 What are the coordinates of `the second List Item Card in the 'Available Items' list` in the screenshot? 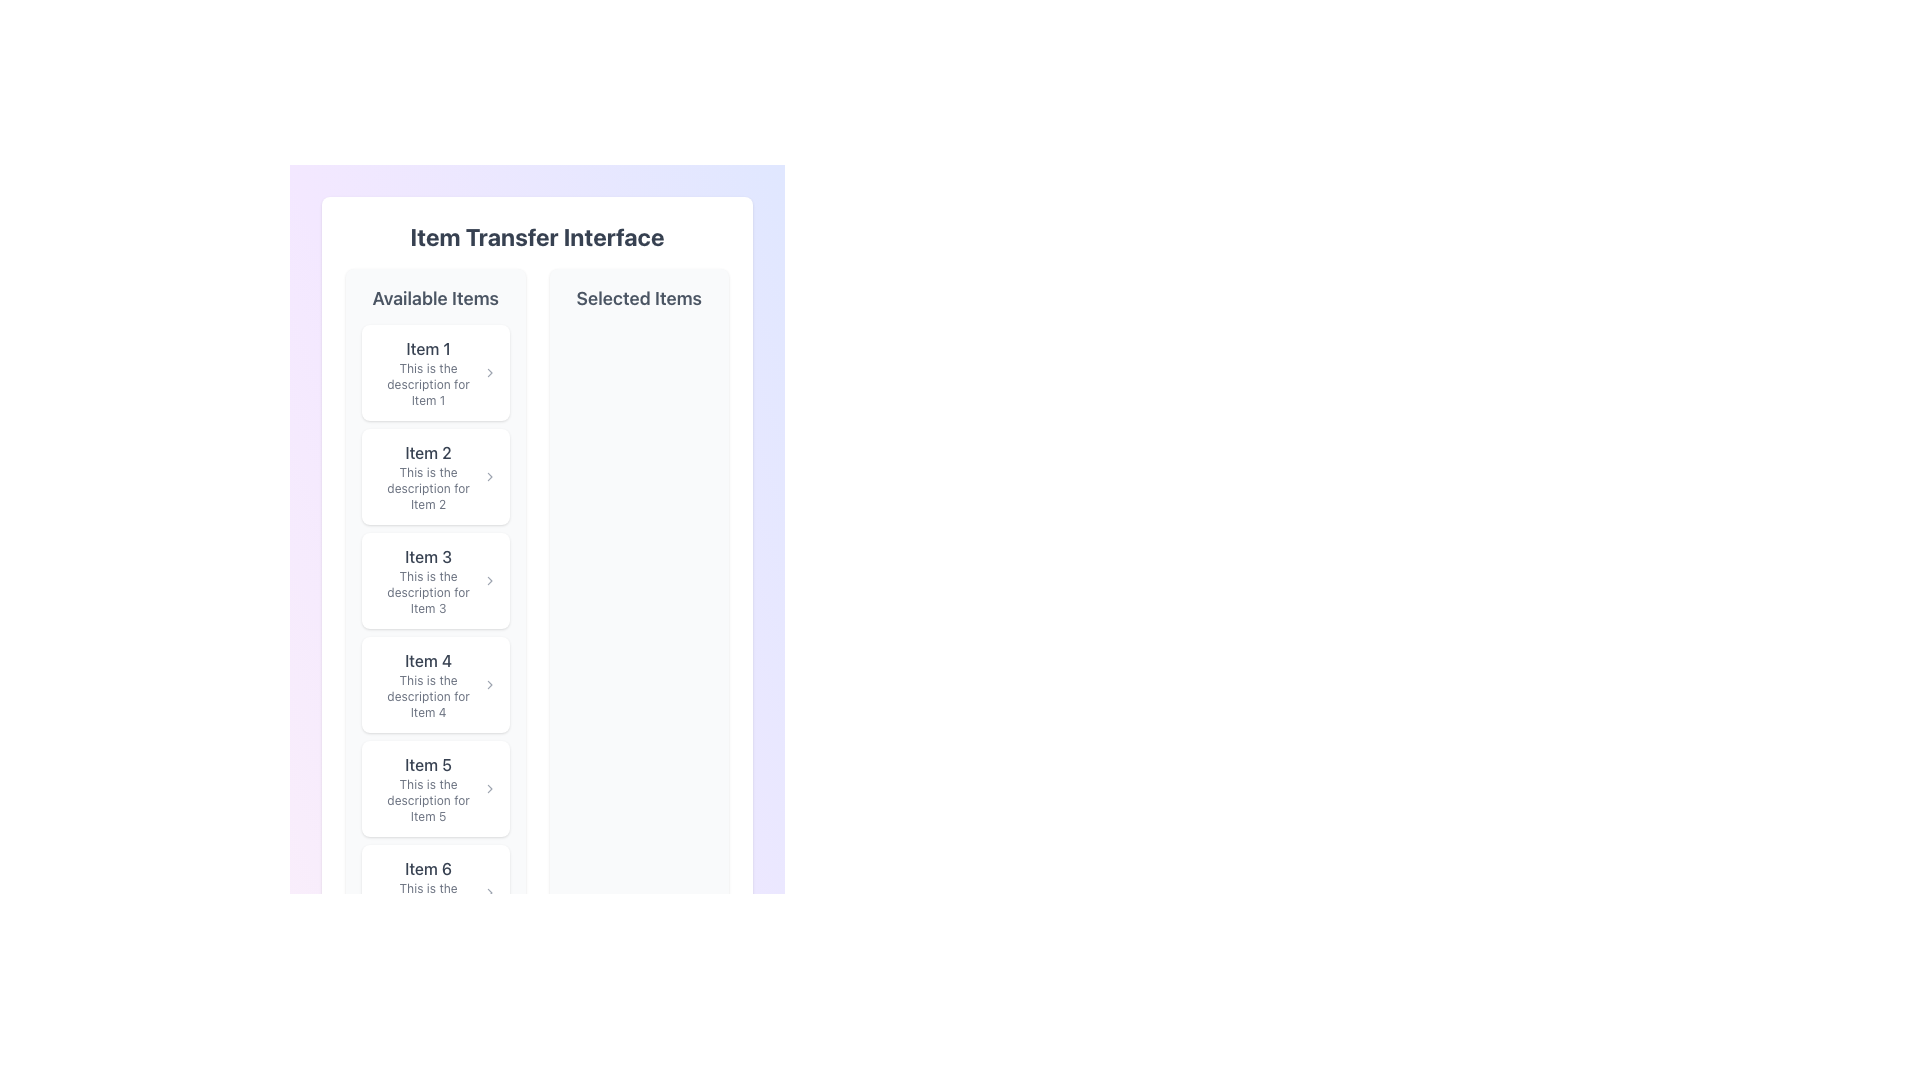 It's located at (434, 477).